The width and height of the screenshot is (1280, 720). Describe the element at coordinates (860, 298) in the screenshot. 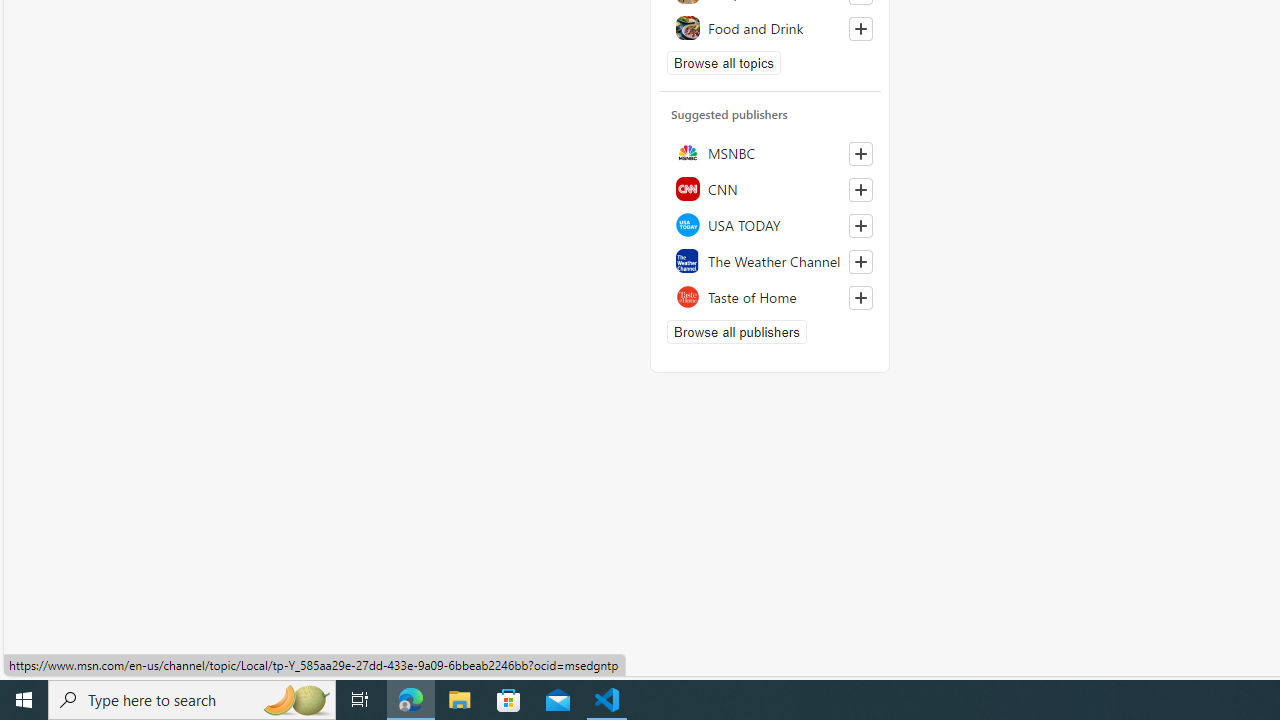

I see `'Follow this source'` at that location.